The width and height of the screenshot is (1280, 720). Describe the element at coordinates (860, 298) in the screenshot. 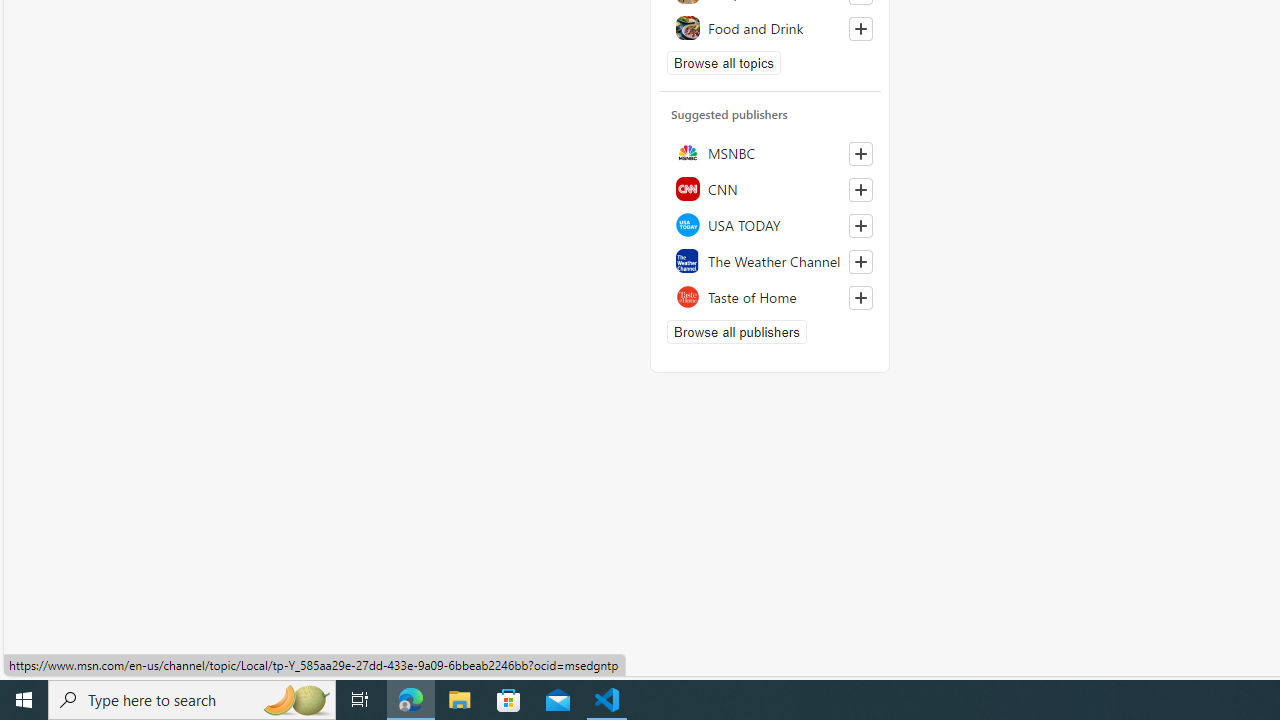

I see `'Follow this source'` at that location.